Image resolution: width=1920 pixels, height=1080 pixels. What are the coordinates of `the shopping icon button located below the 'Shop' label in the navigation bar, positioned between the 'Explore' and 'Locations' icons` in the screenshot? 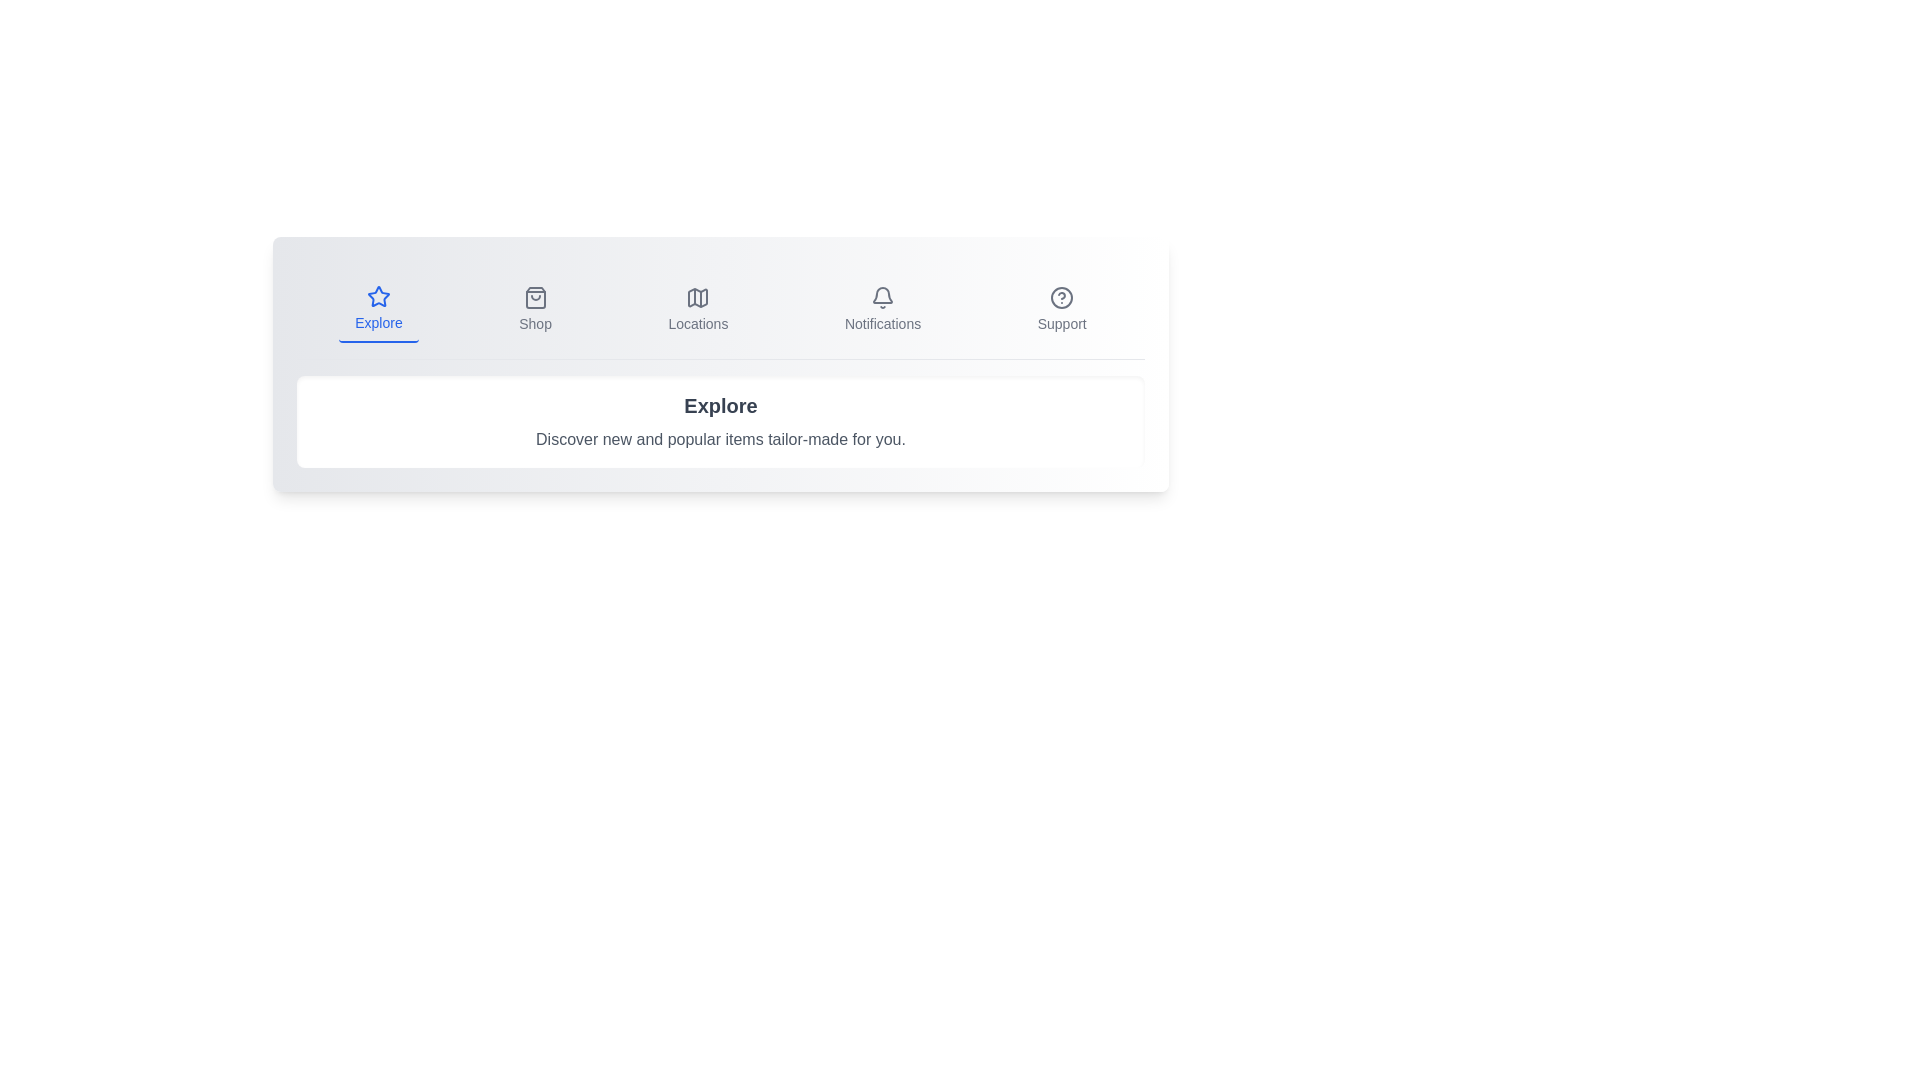 It's located at (535, 297).